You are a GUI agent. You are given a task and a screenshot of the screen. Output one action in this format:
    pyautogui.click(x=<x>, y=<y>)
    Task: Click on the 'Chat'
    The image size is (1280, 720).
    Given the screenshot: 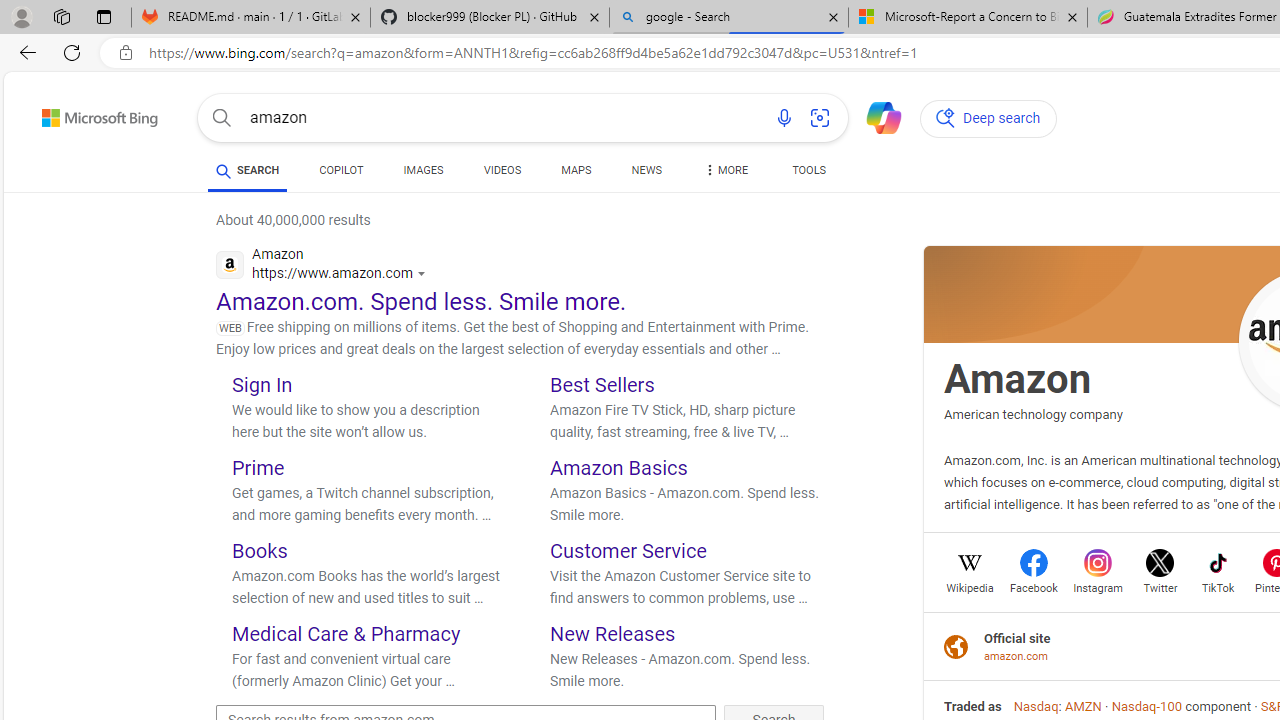 What is the action you would take?
    pyautogui.click(x=875, y=116)
    